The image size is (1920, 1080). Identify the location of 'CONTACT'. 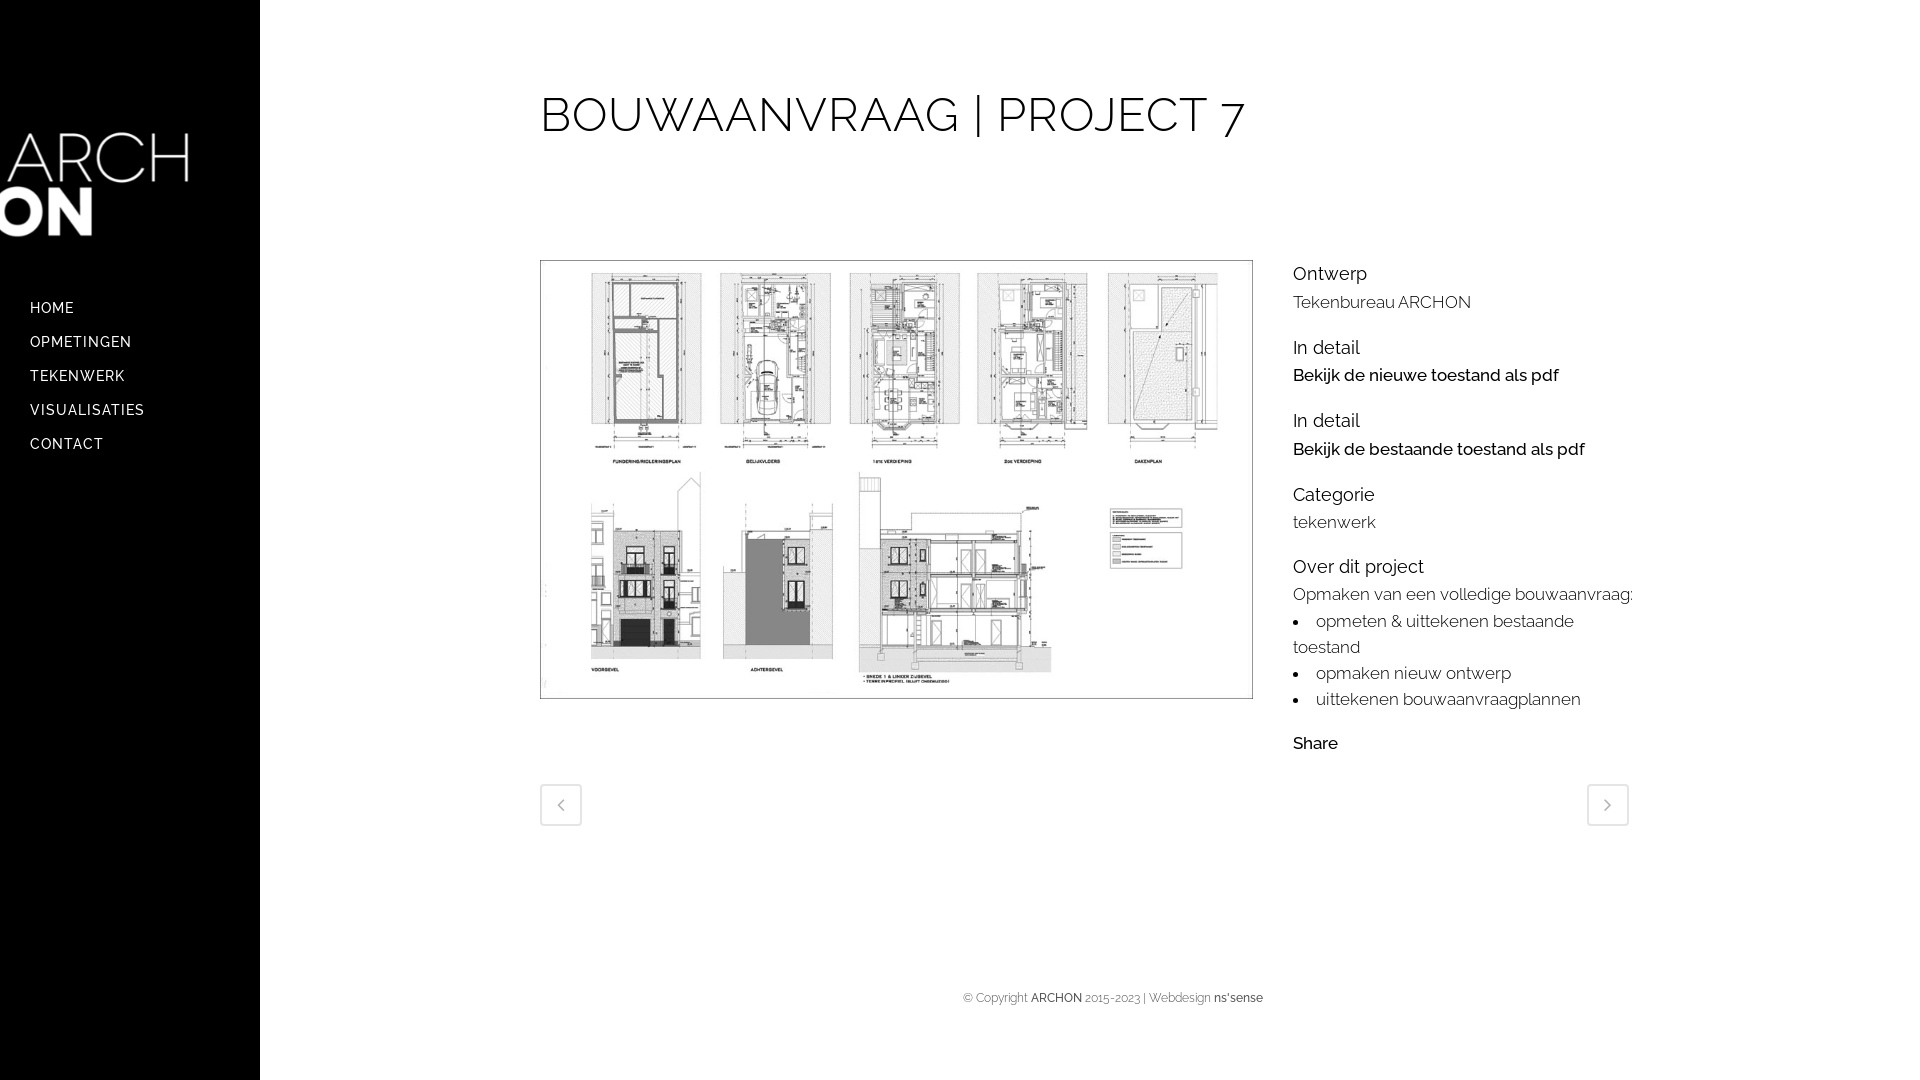
(128, 442).